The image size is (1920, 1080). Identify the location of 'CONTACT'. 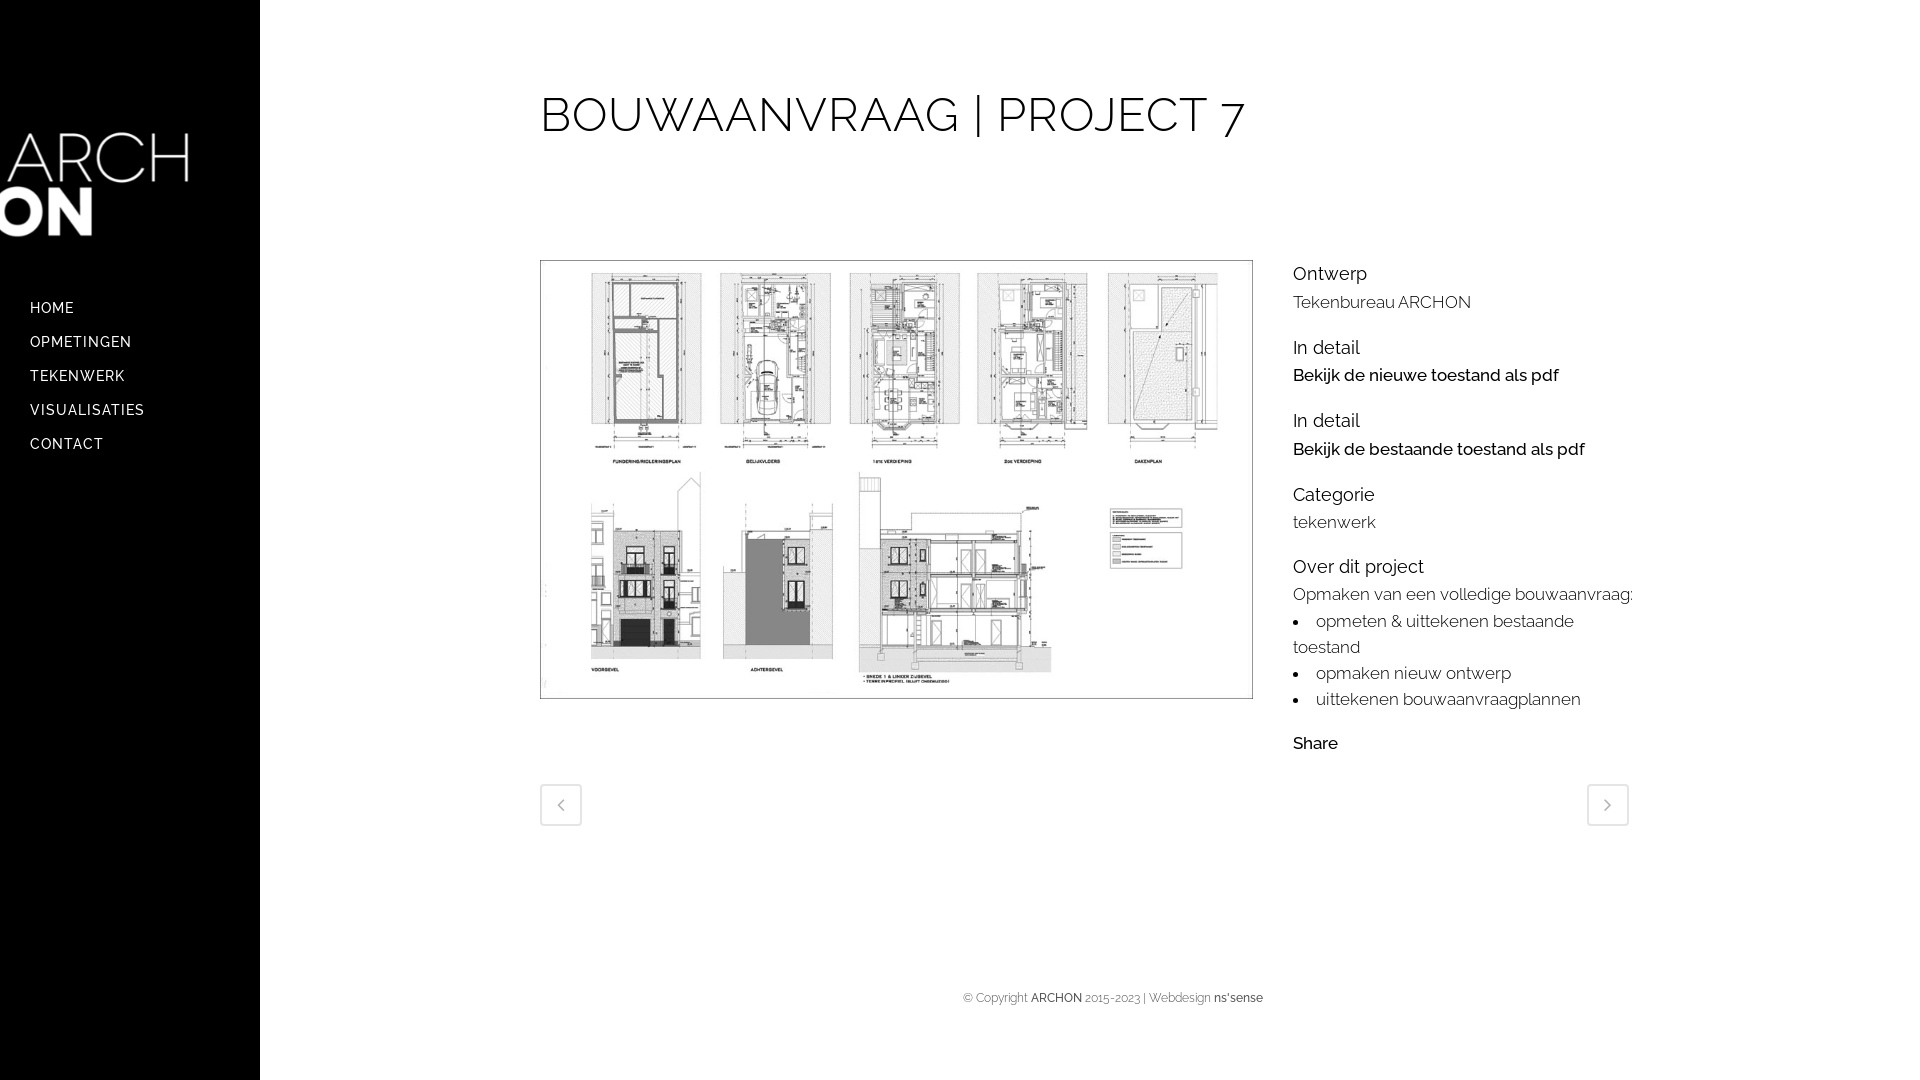
(128, 442).